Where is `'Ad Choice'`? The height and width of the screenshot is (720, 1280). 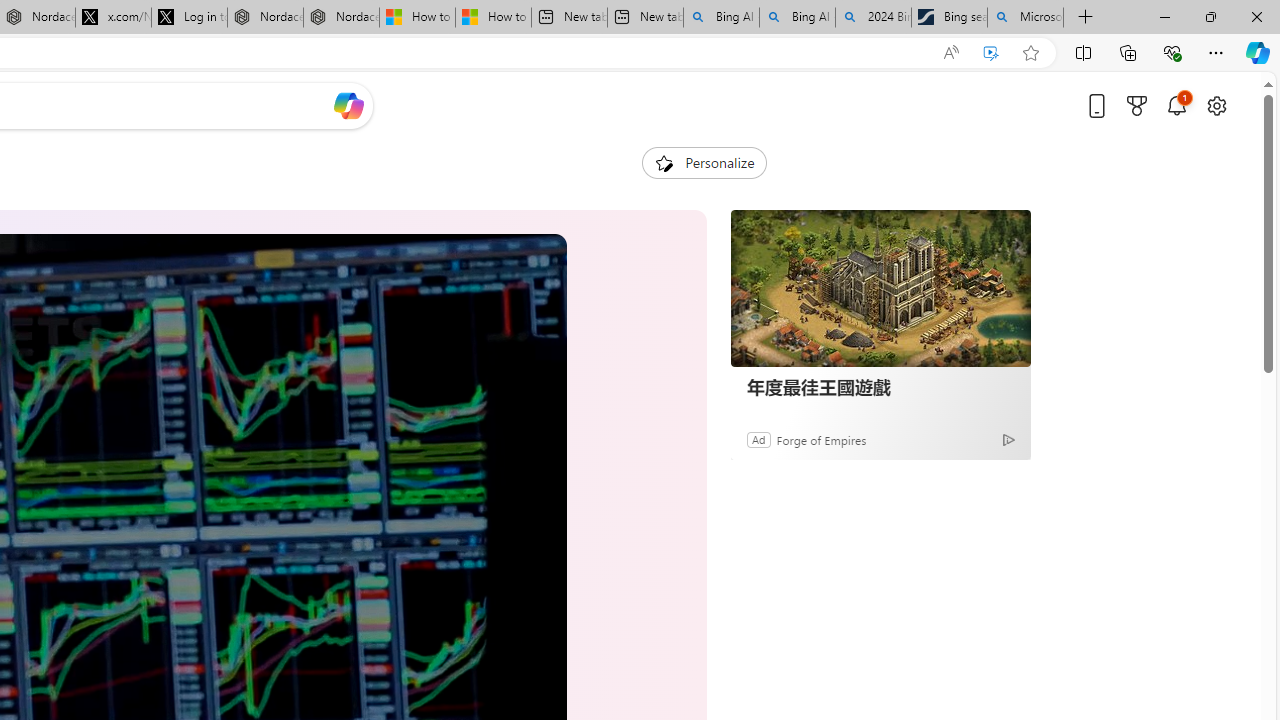
'Ad Choice' is located at coordinates (1008, 438).